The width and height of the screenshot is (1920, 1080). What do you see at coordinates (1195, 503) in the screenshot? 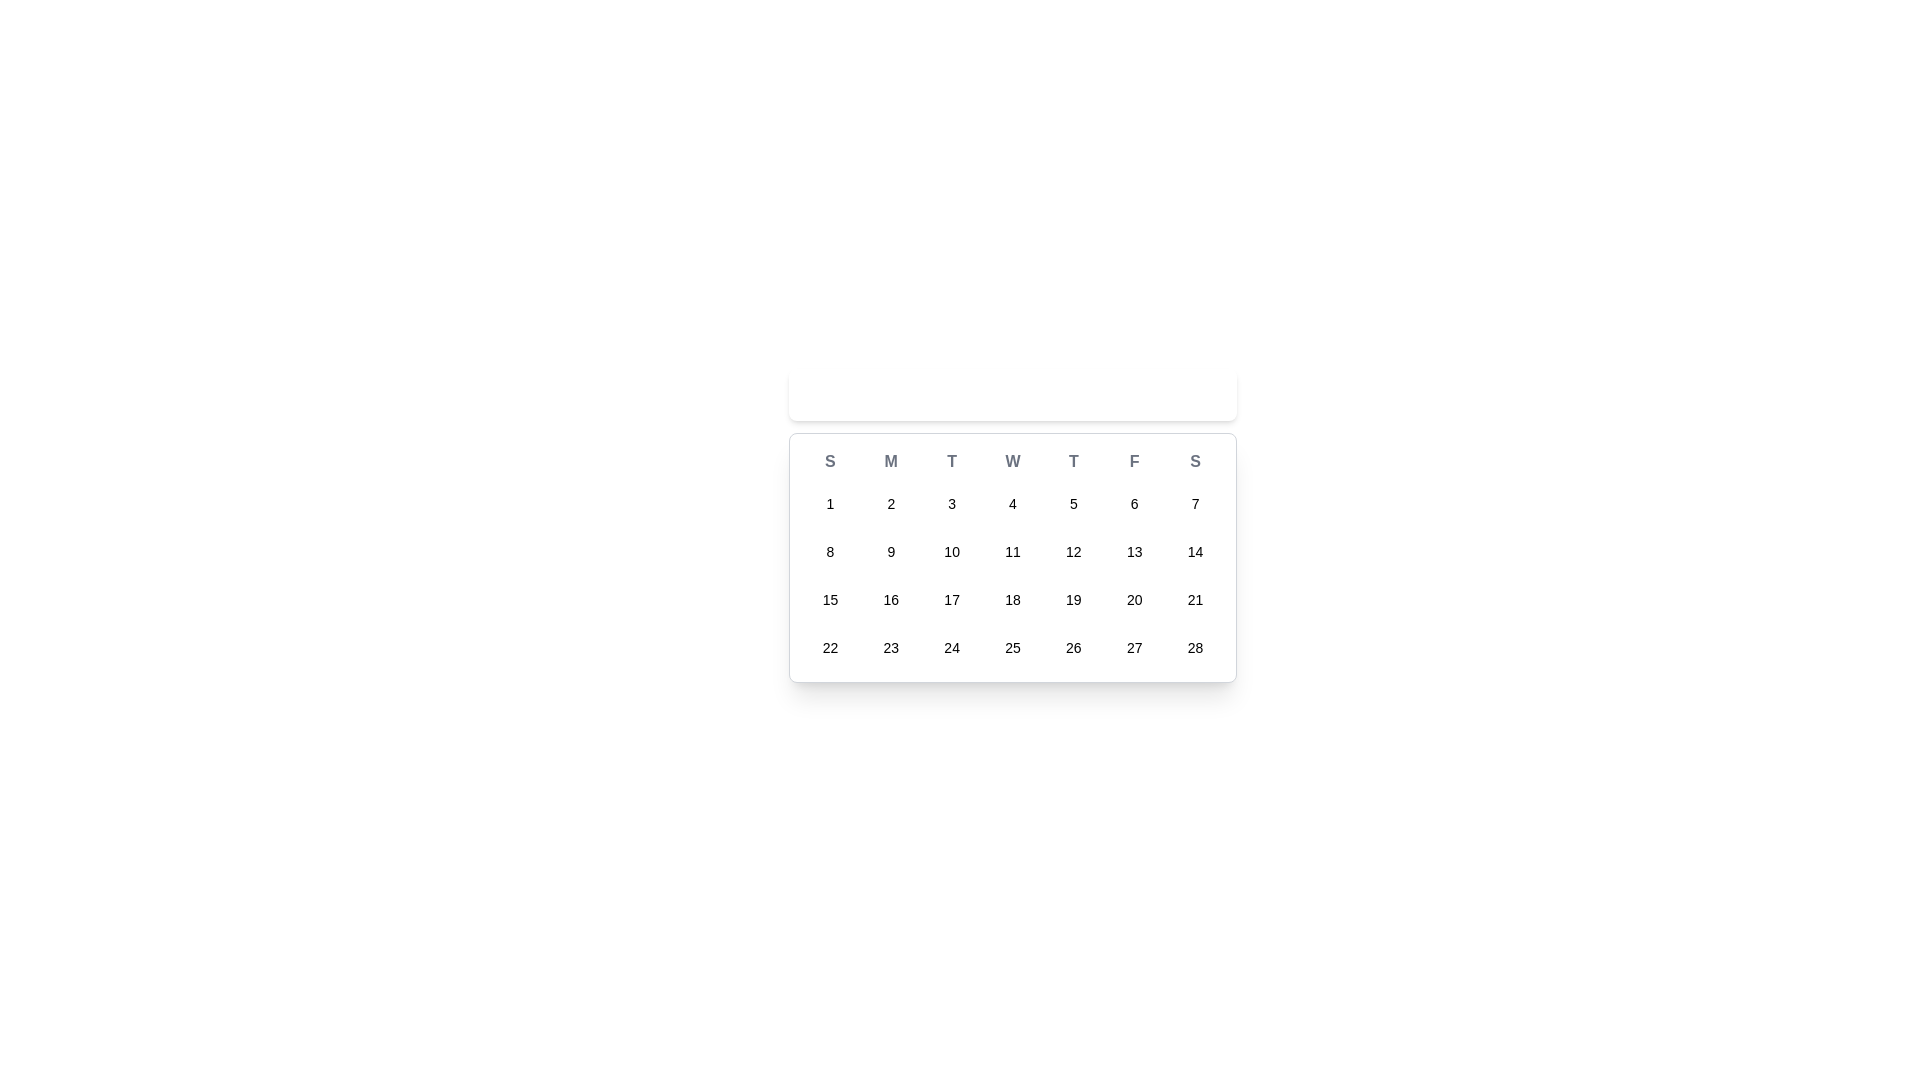
I see `the button displaying the number '7', which is located in the calendar grid under the 'S' weekday header` at bounding box center [1195, 503].